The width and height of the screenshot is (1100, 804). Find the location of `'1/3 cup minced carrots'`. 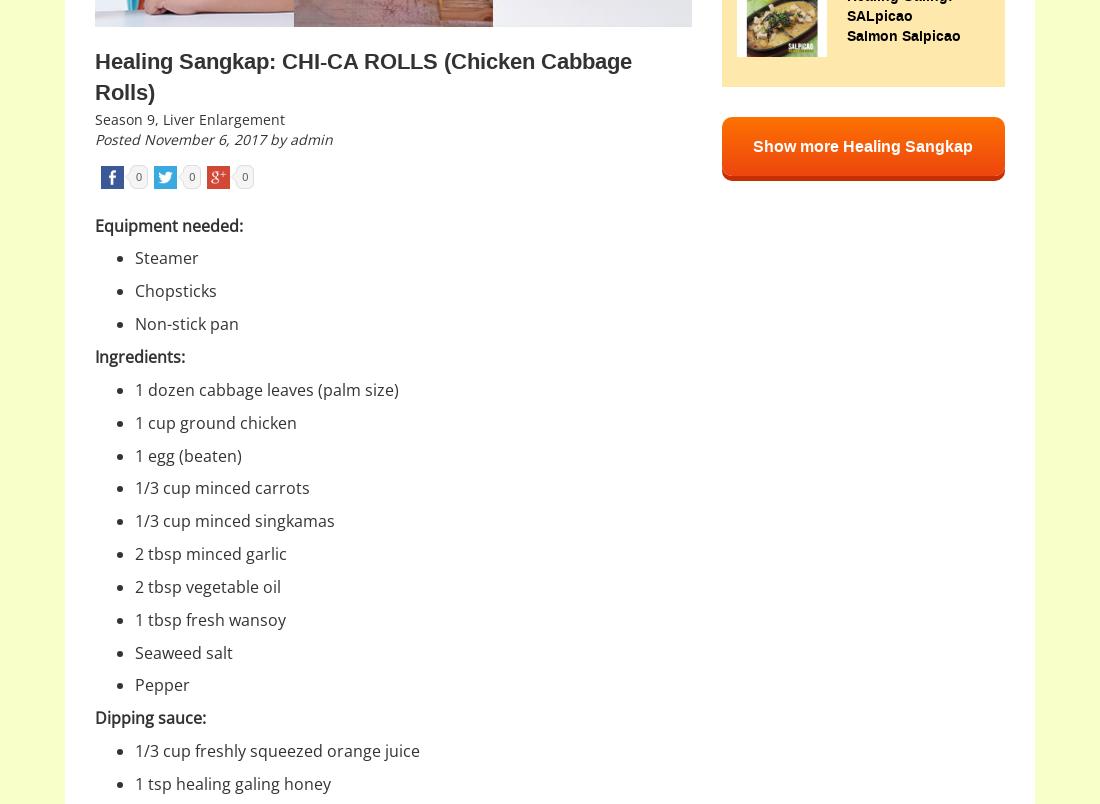

'1/3 cup minced carrots' is located at coordinates (222, 487).